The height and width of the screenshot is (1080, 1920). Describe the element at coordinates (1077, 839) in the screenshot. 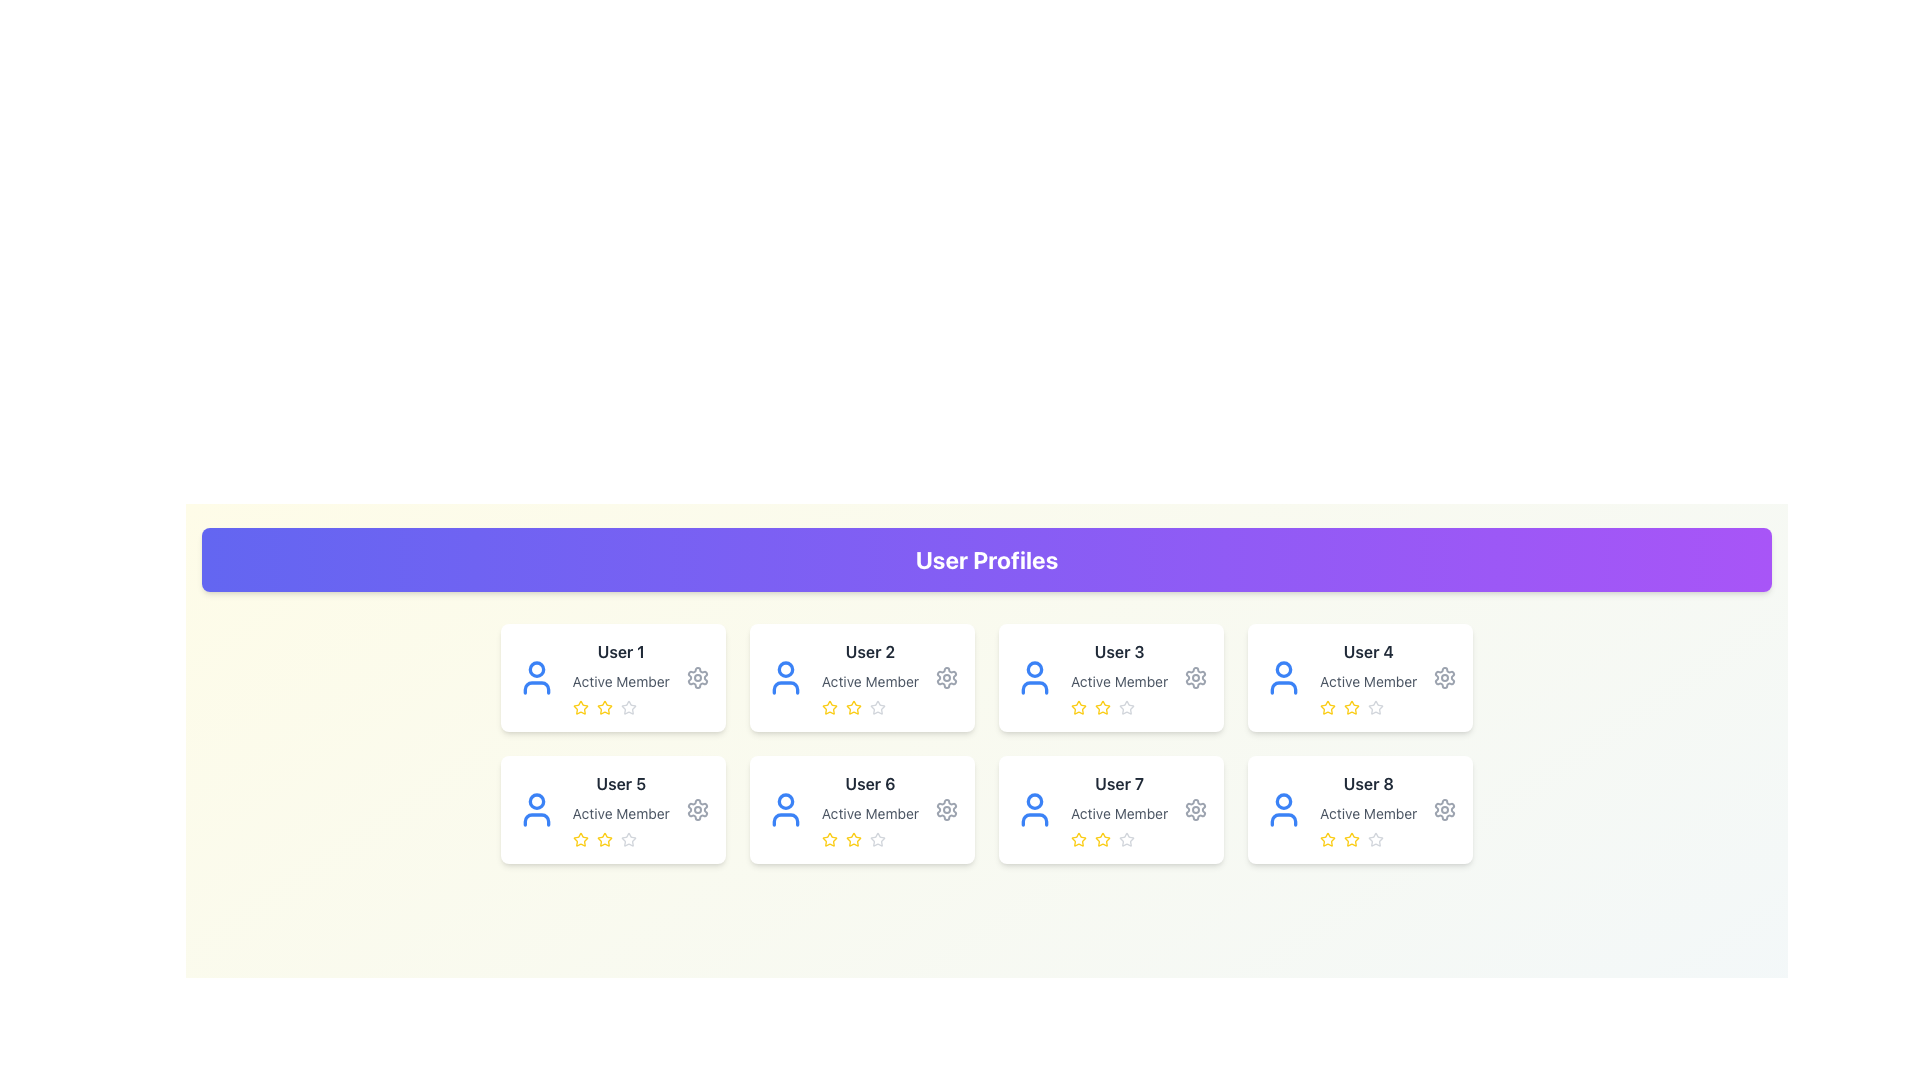

I see `the first star rating icon under 'User 7'` at that location.